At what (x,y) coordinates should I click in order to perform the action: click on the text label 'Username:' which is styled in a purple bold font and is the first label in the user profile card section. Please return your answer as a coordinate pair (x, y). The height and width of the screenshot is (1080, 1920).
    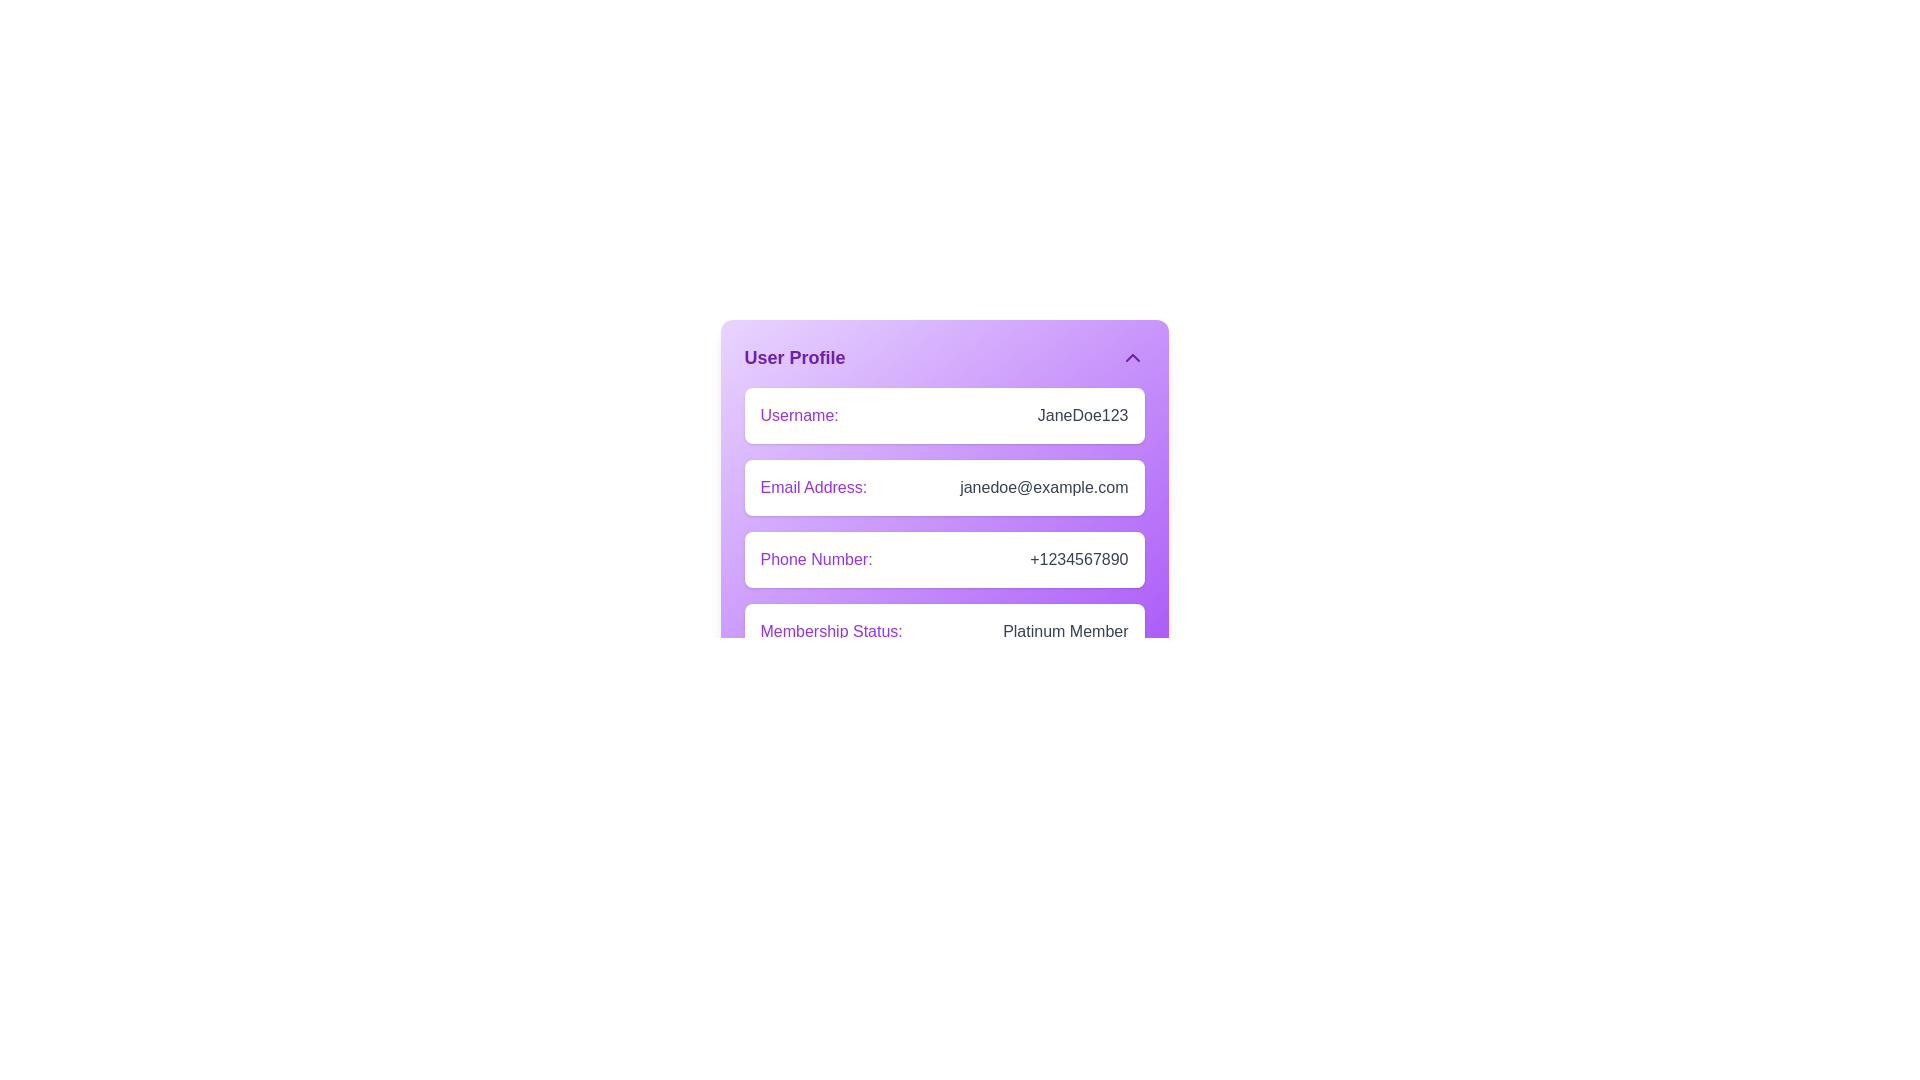
    Looking at the image, I should click on (798, 415).